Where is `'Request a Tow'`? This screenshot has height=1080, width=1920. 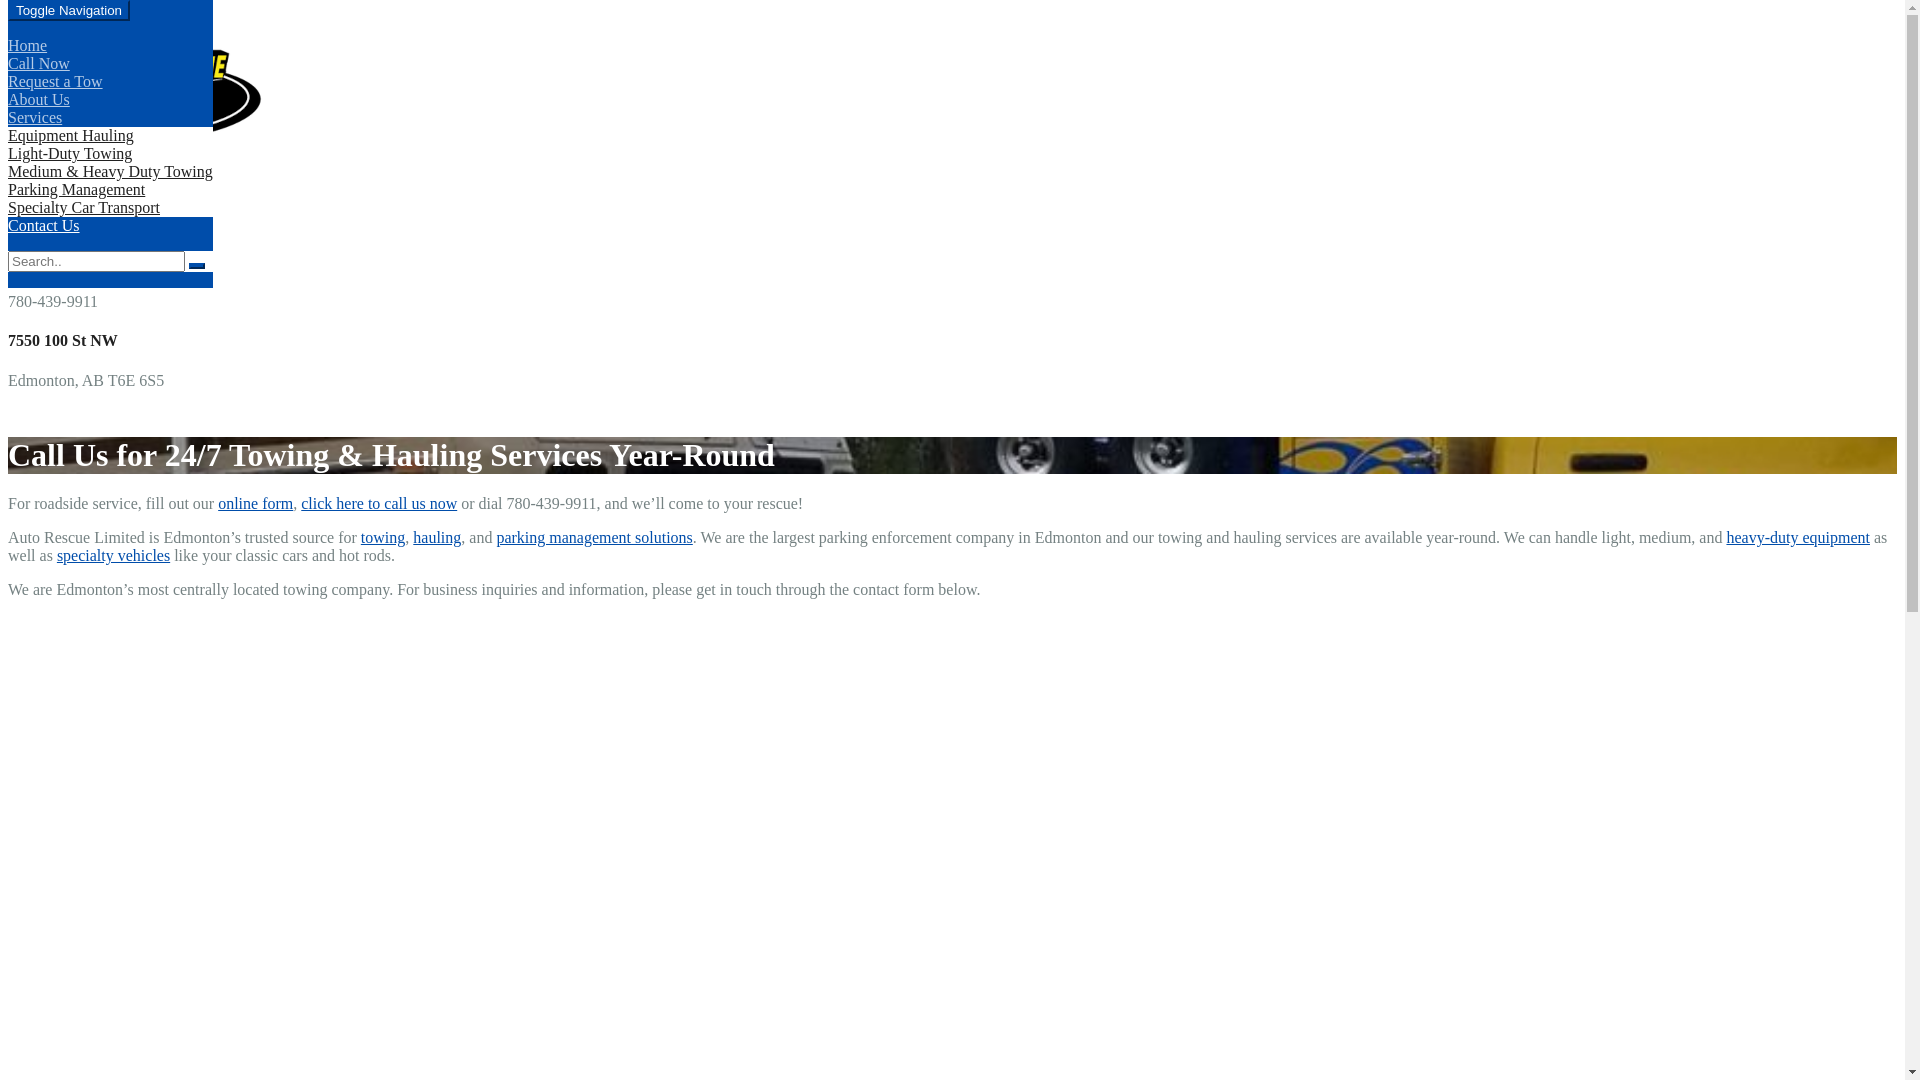
'Request a Tow' is located at coordinates (8, 80).